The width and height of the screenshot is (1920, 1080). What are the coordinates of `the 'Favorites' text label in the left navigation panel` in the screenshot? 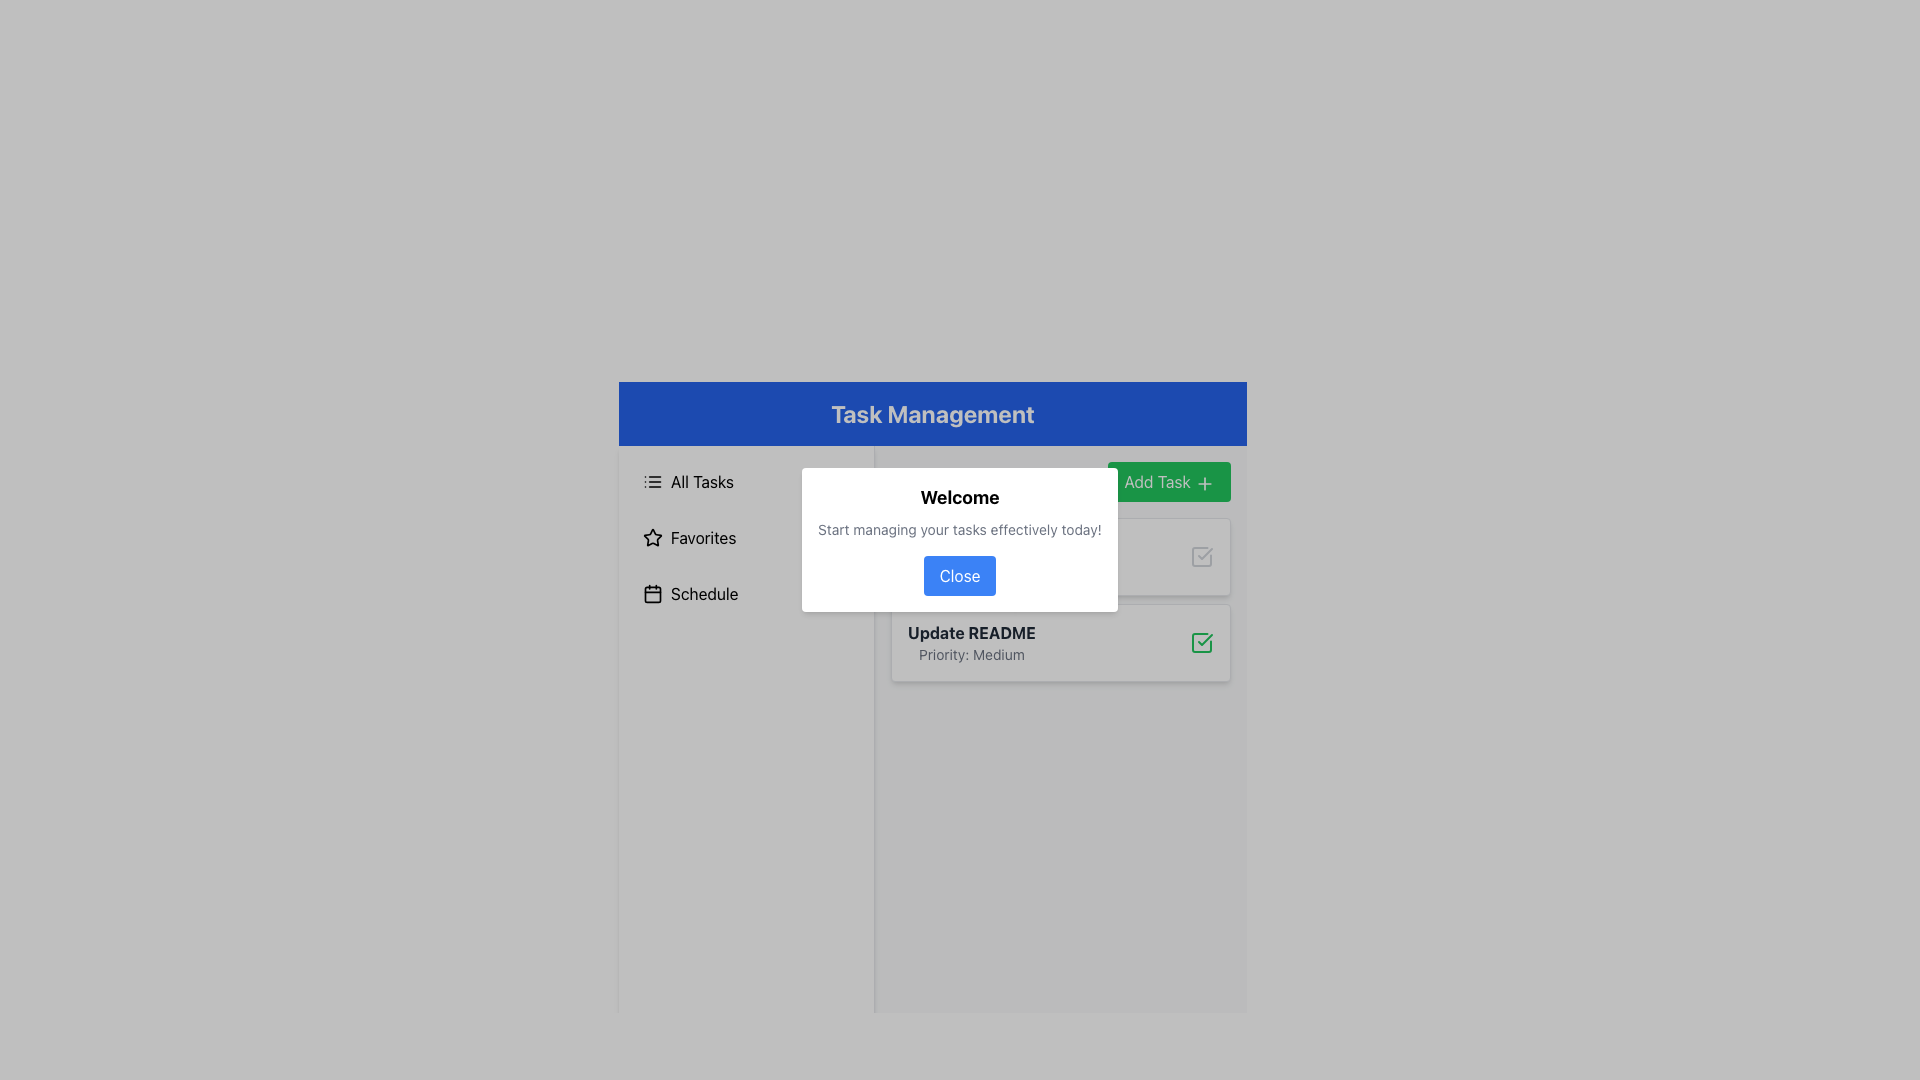 It's located at (703, 536).